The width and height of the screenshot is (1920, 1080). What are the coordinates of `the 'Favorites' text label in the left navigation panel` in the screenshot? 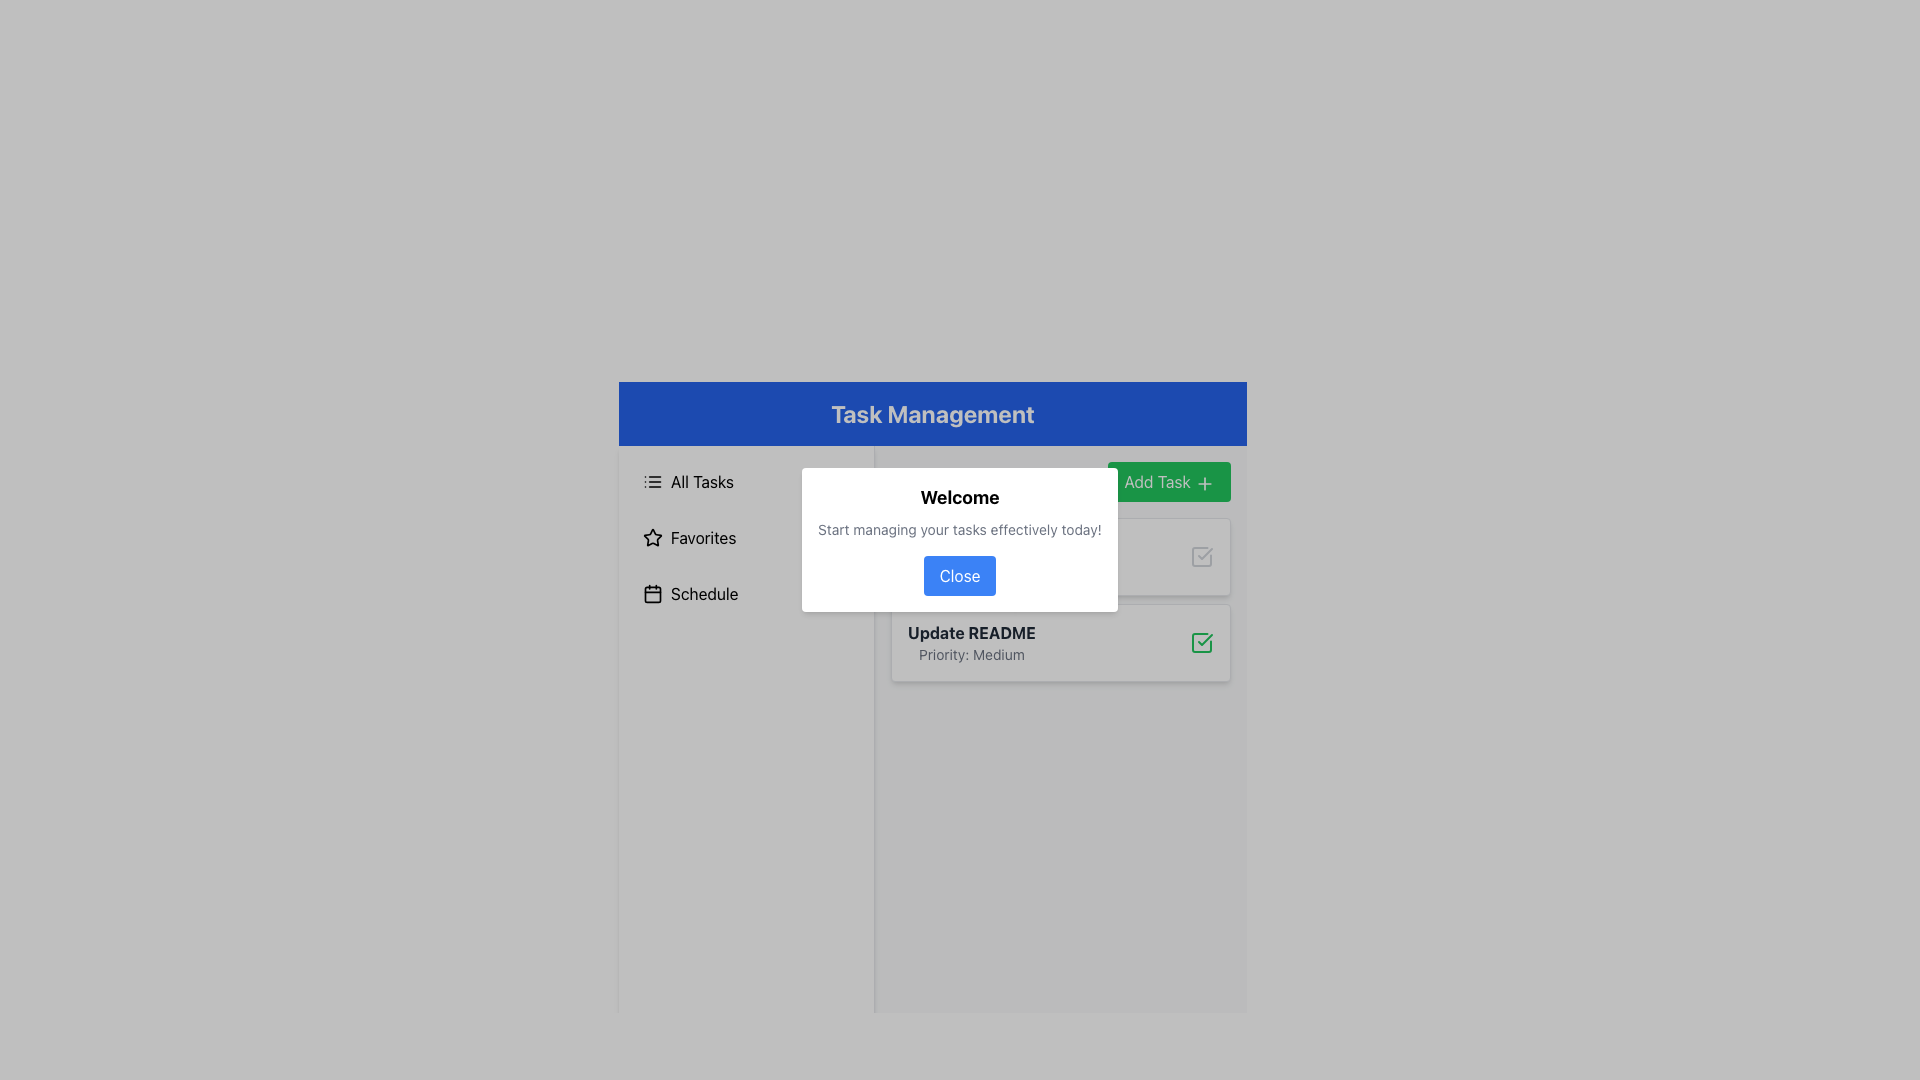 It's located at (703, 536).